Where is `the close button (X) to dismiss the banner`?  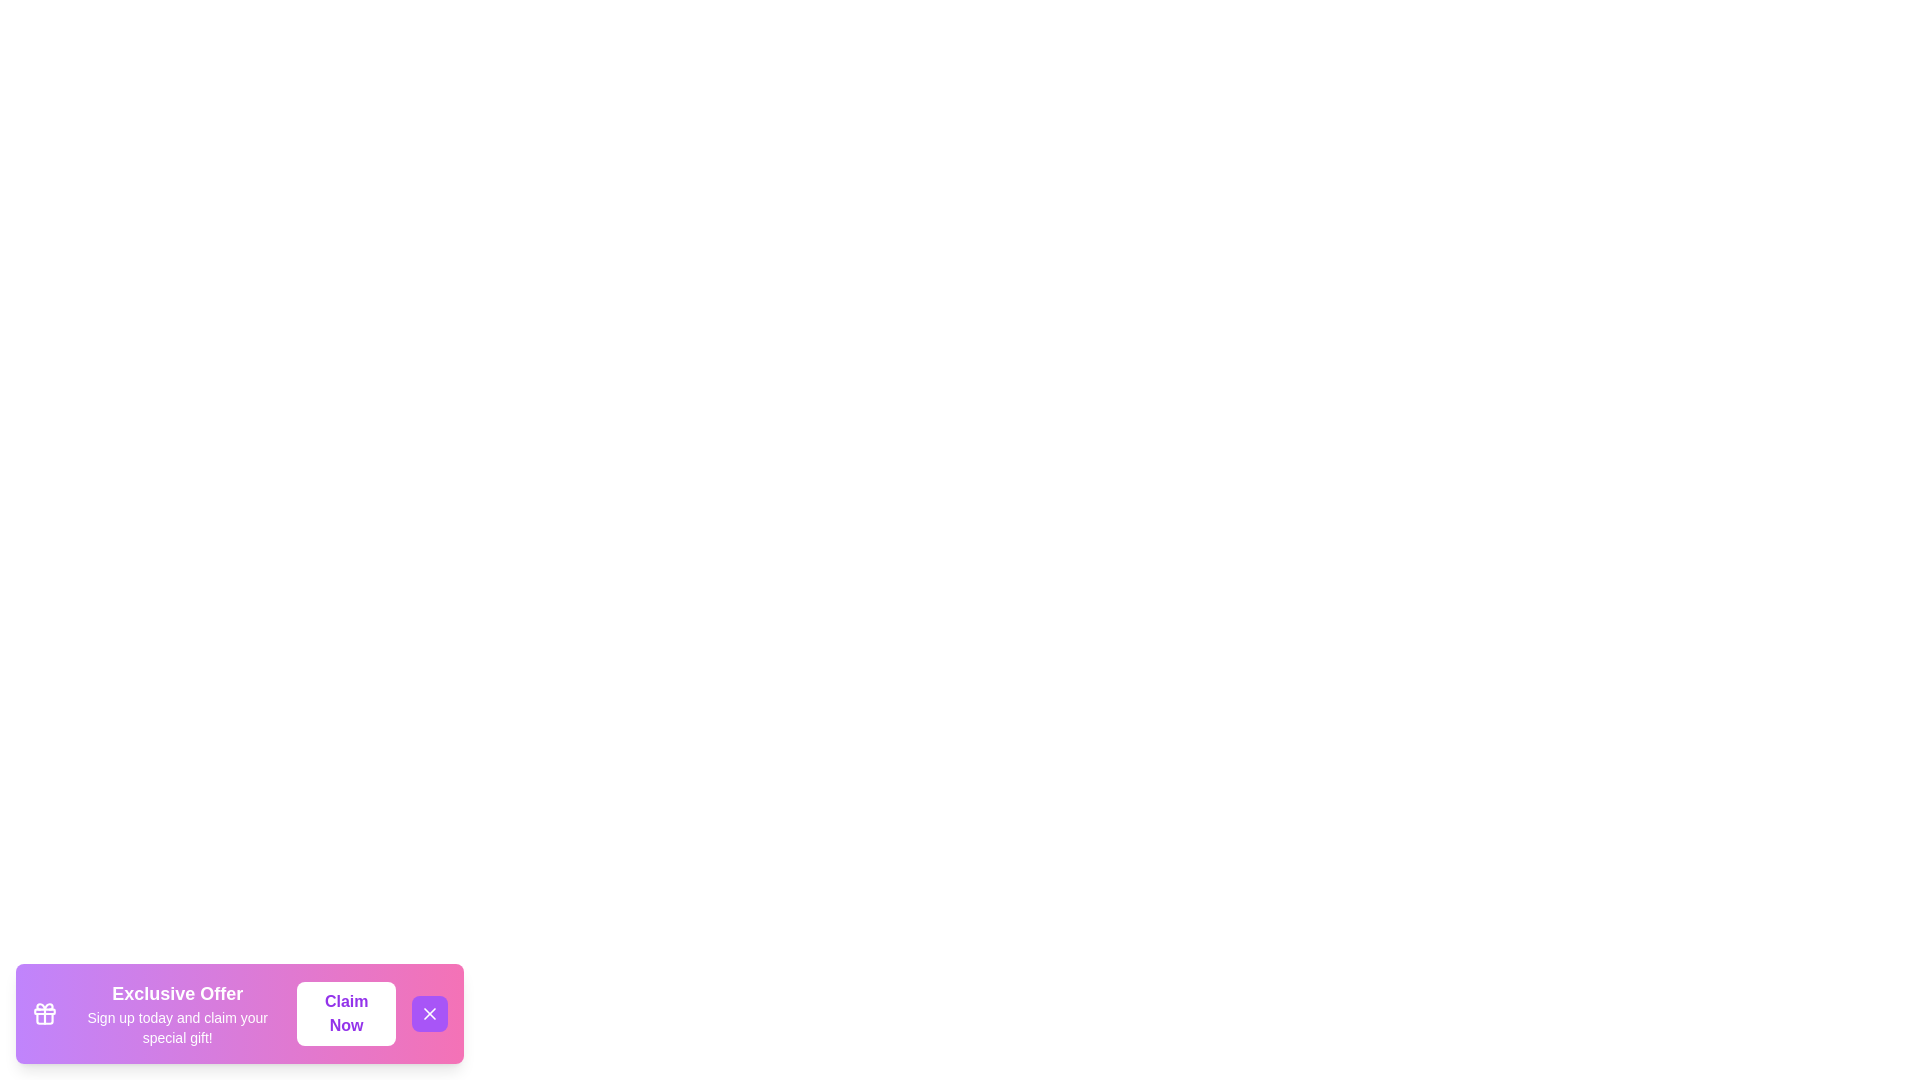 the close button (X) to dismiss the banner is located at coordinates (428, 1014).